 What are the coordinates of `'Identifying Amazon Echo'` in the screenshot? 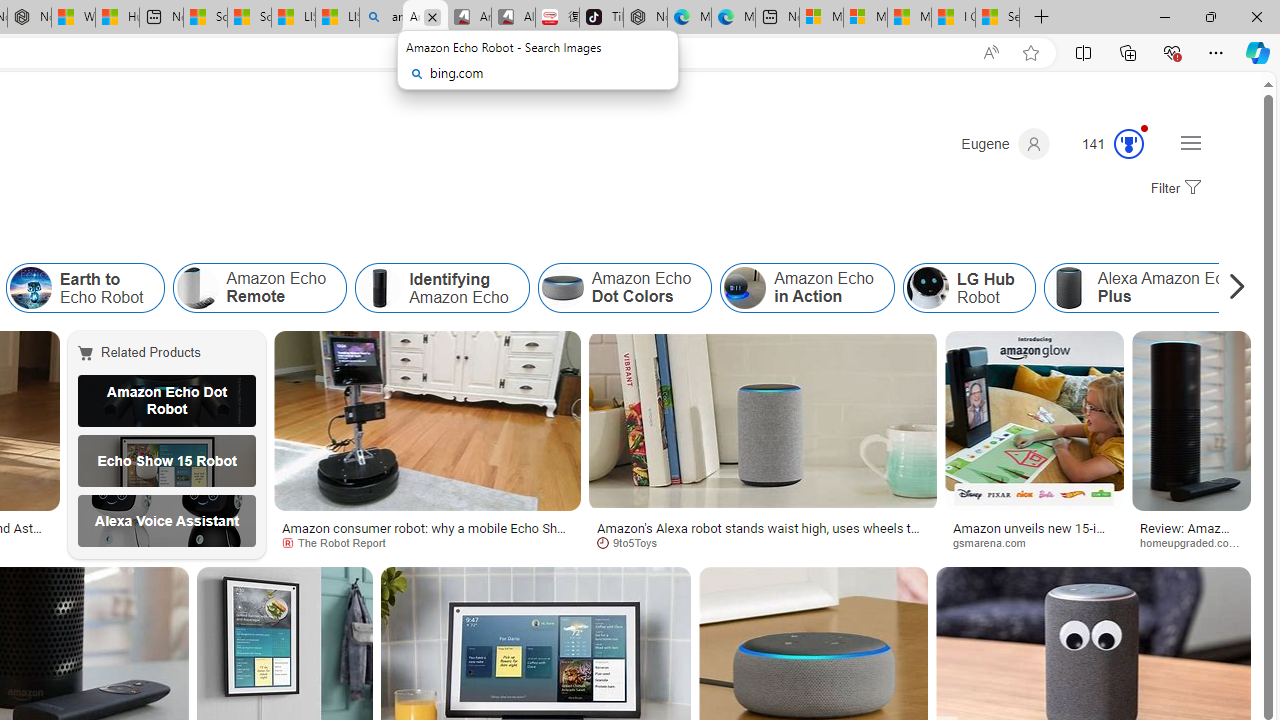 It's located at (441, 288).